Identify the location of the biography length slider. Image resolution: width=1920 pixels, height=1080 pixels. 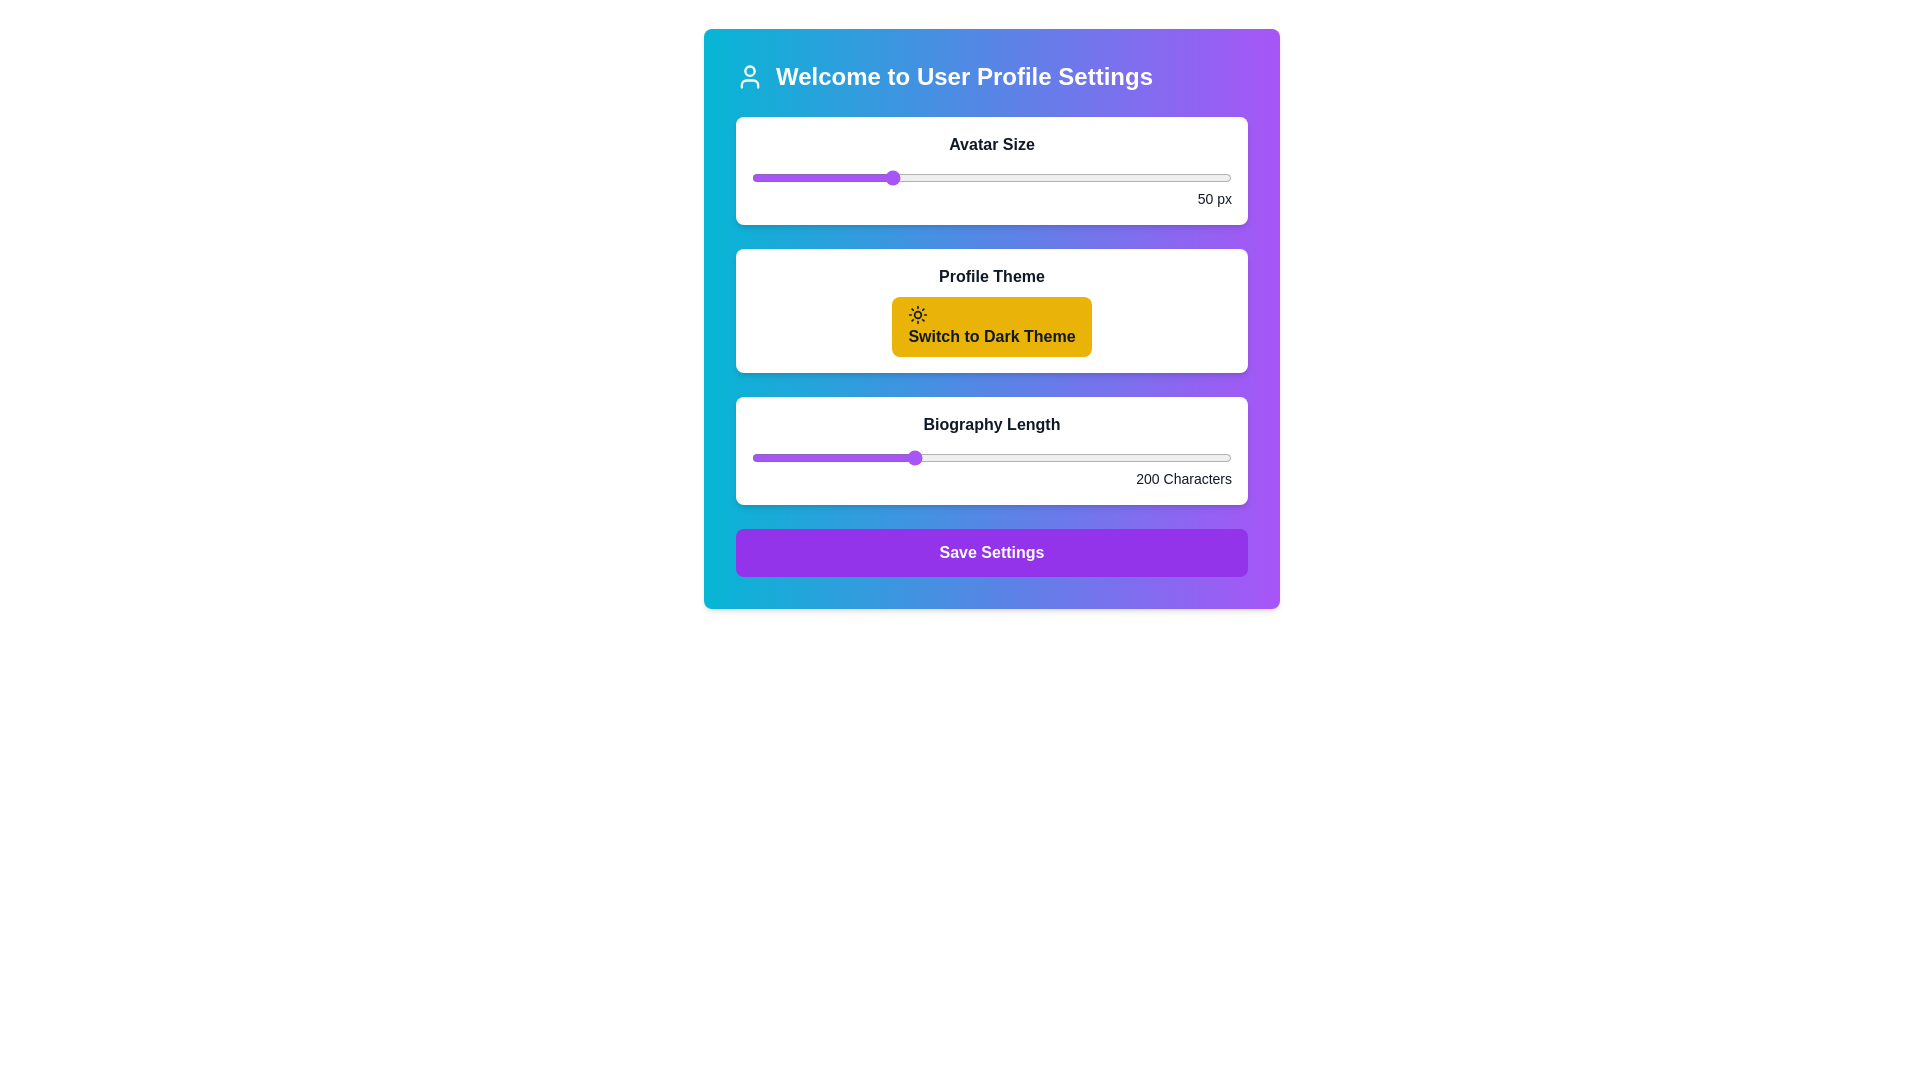
(846, 458).